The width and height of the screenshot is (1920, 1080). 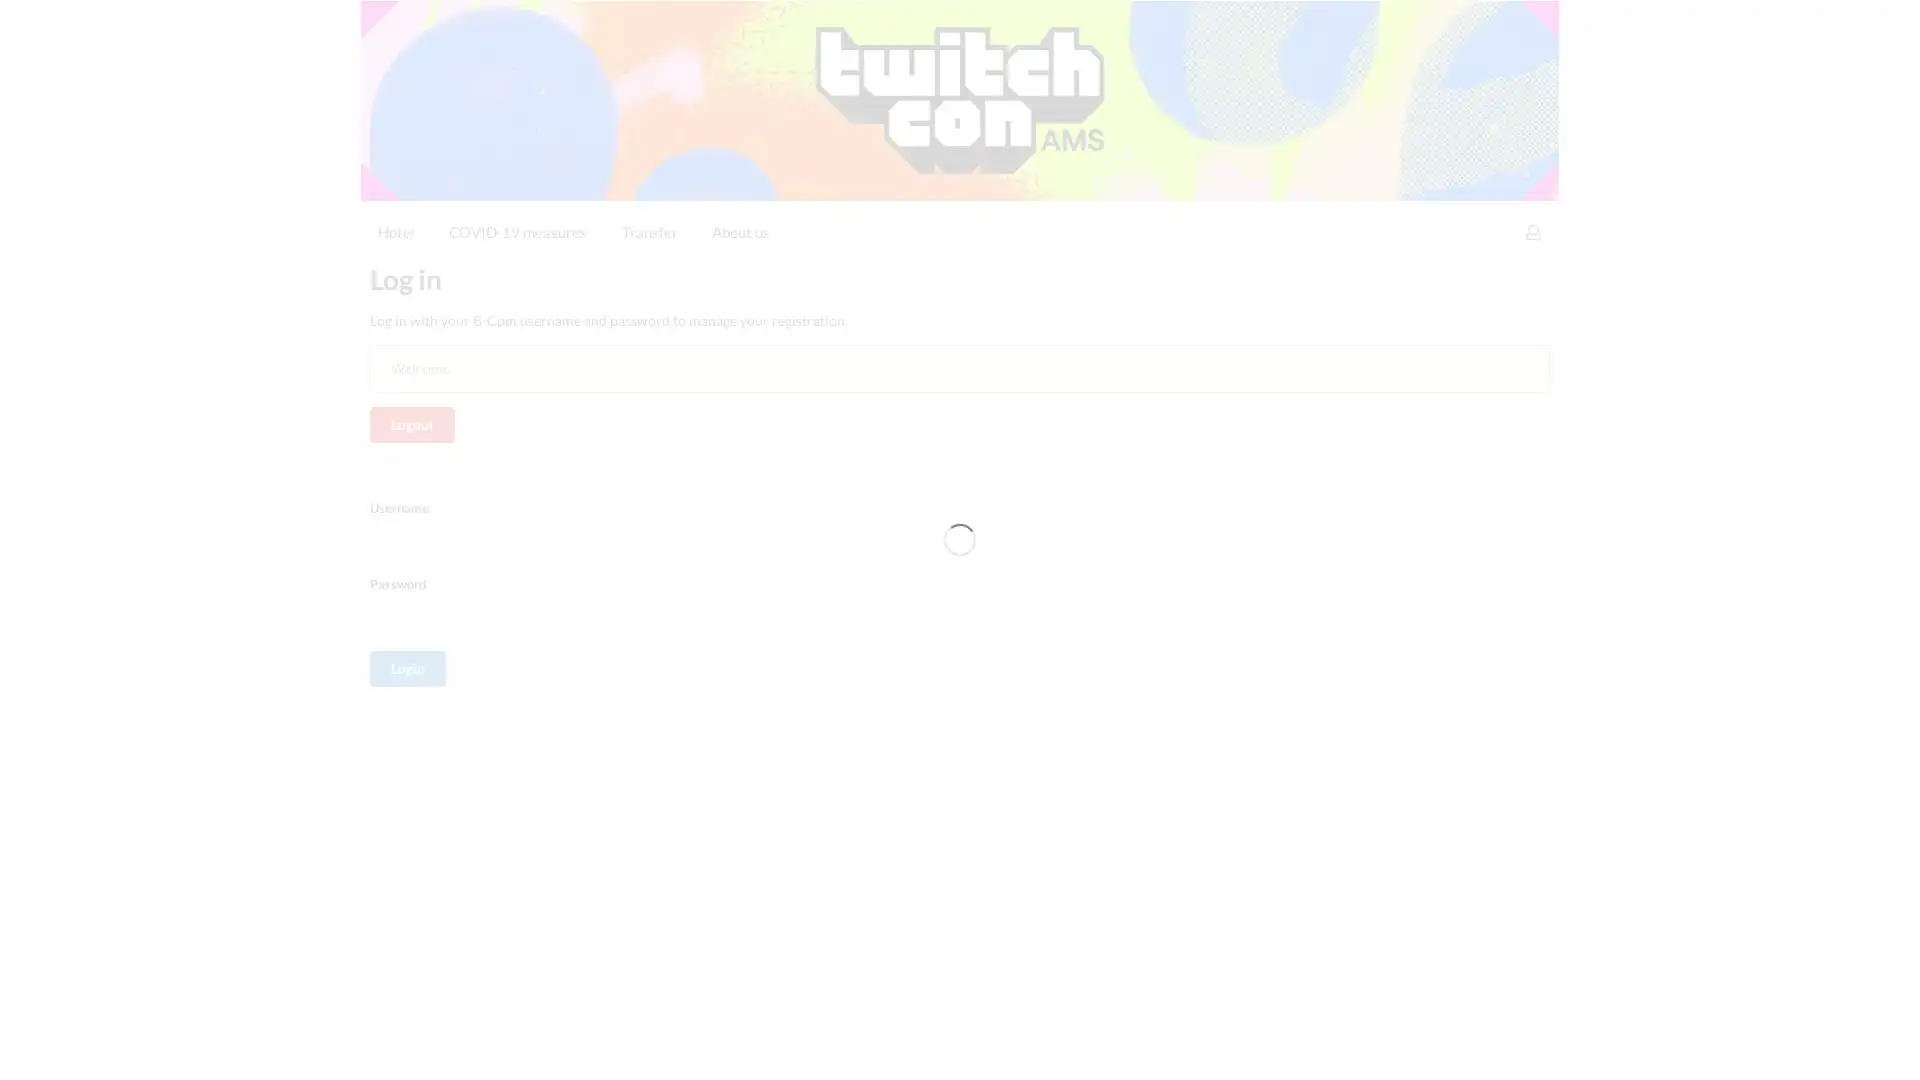 I want to click on Allow All, so click(x=1483, y=1047).